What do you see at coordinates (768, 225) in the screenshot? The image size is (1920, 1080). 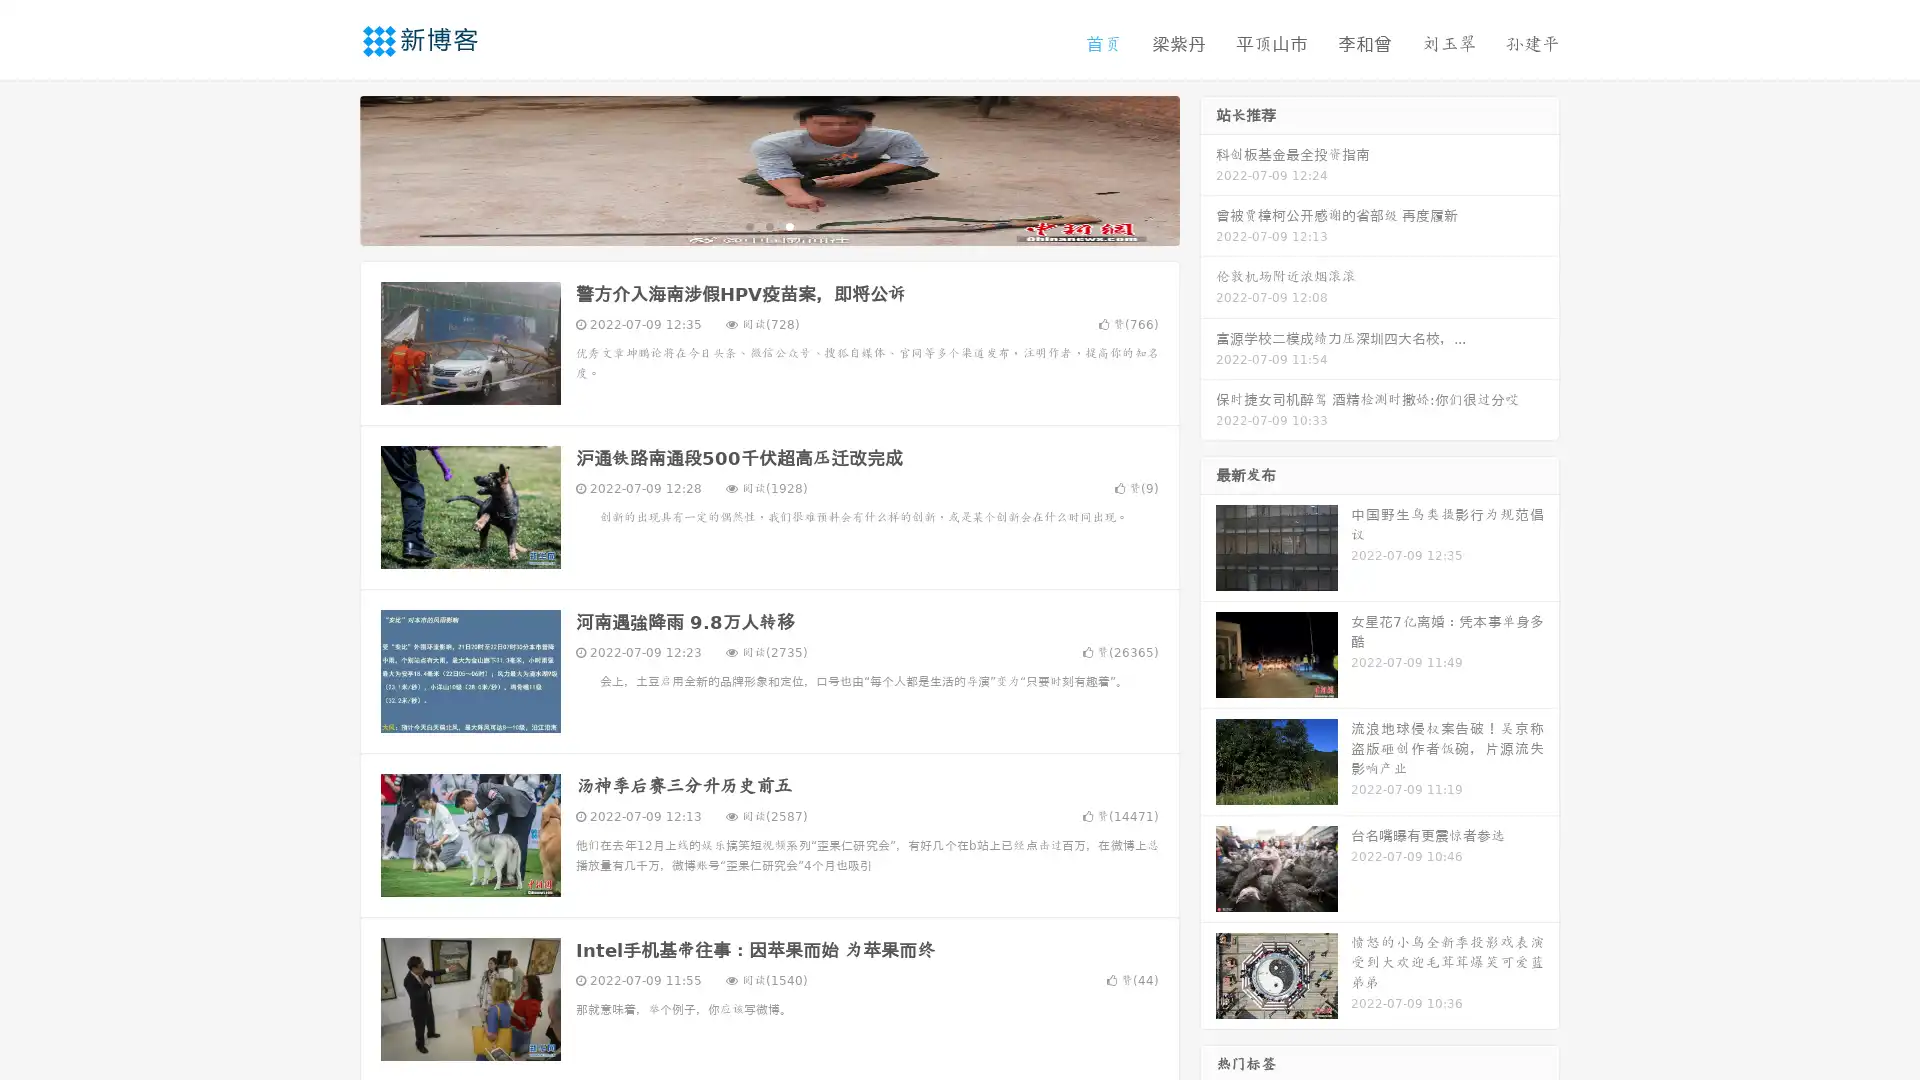 I see `Go to slide 2` at bounding box center [768, 225].